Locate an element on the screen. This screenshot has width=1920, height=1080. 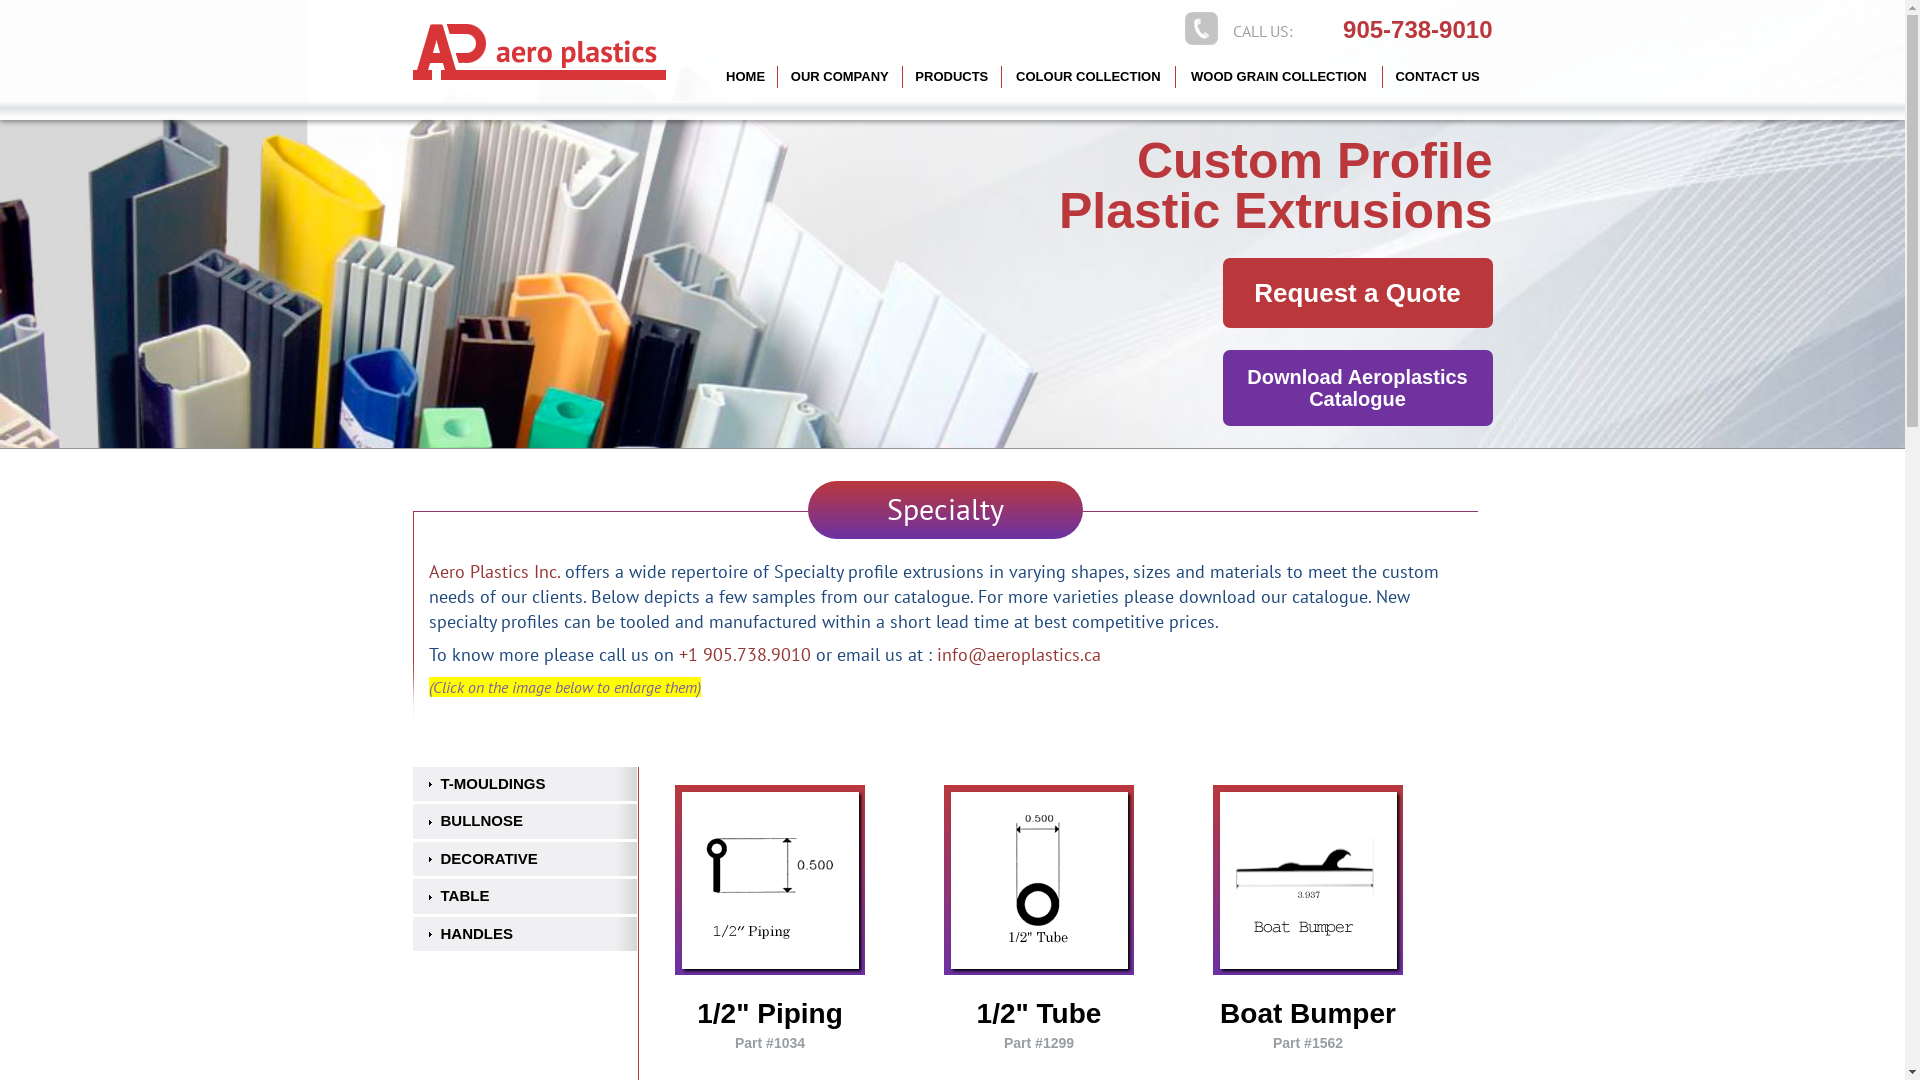
'BULLNOSE' is located at coordinates (524, 821).